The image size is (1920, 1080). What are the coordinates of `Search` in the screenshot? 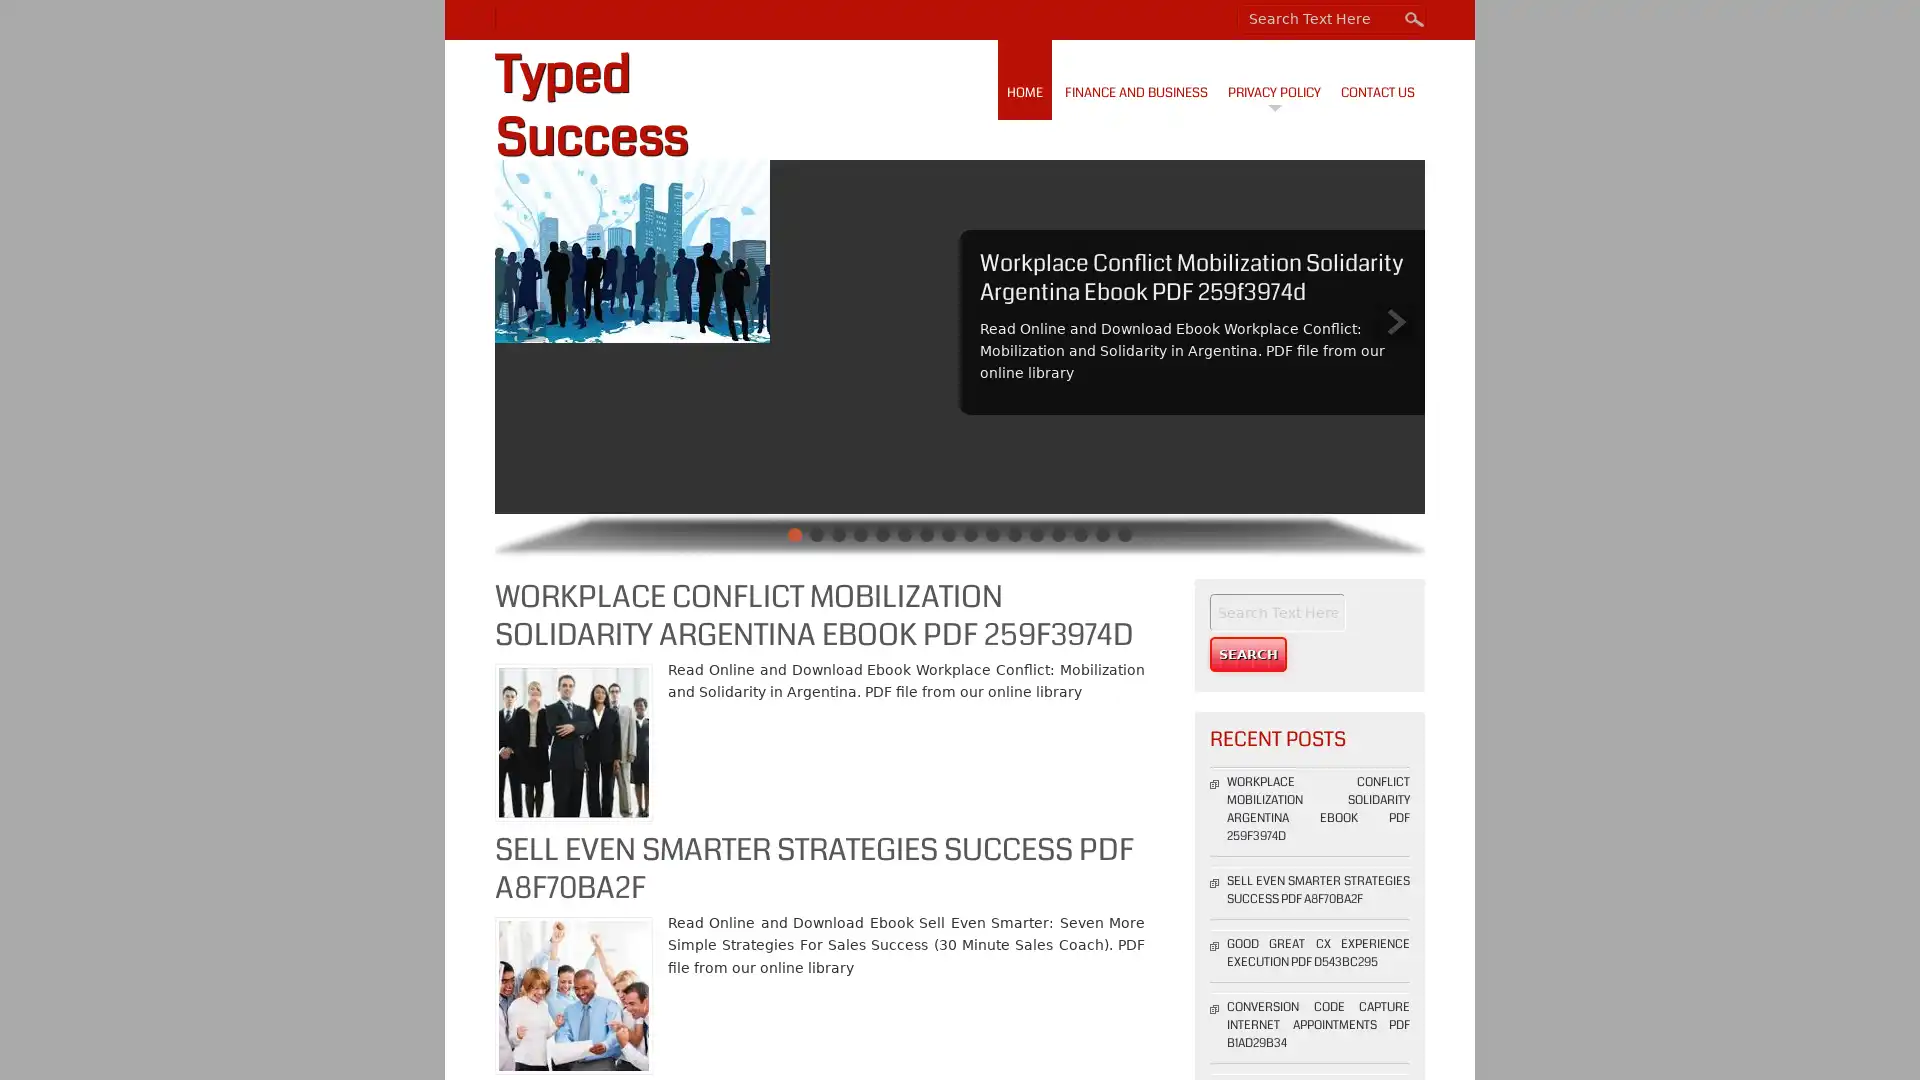 It's located at (1247, 654).